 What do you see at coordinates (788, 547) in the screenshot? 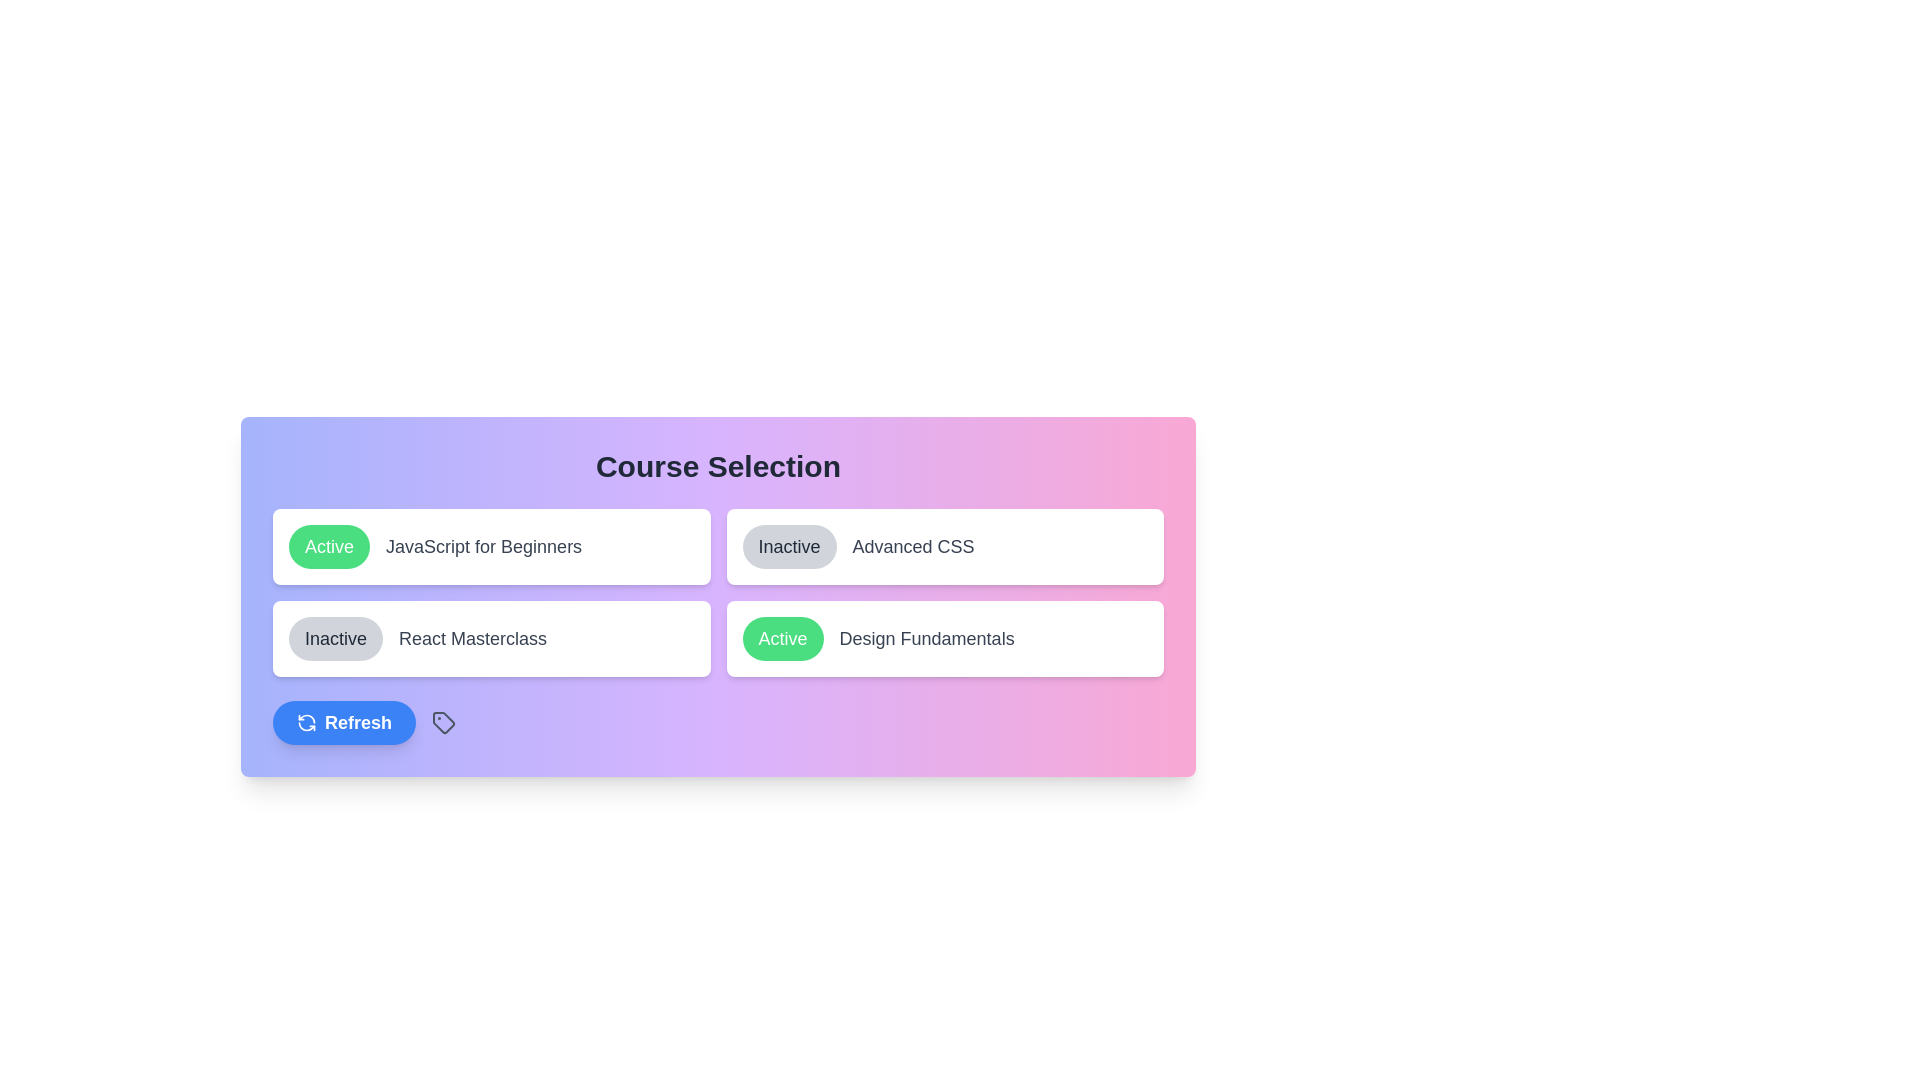
I see `the inactive status button for the 'Advanced CSS' course located in the top-right quadrant under the 'Course Selection' heading to change its status` at bounding box center [788, 547].